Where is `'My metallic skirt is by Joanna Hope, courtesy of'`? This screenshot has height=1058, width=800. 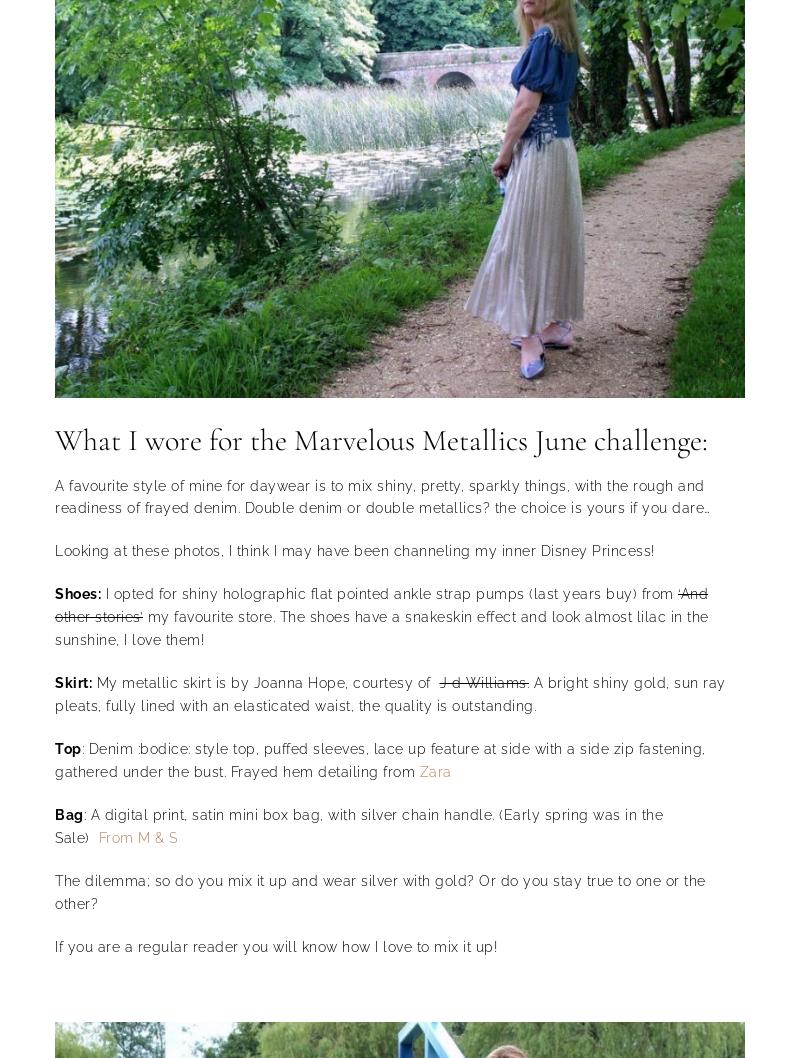
'My metallic skirt is by Joanna Hope, courtesy of' is located at coordinates (264, 682).